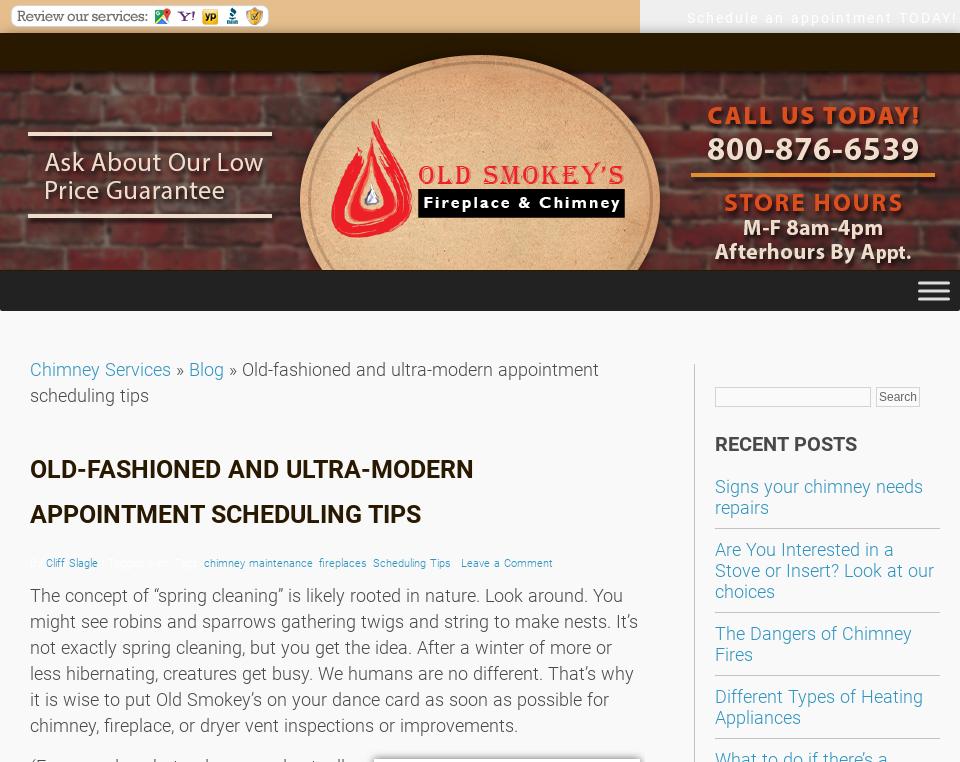 The image size is (960, 762). Describe the element at coordinates (818, 496) in the screenshot. I see `'Signs your chimney needs repairs'` at that location.